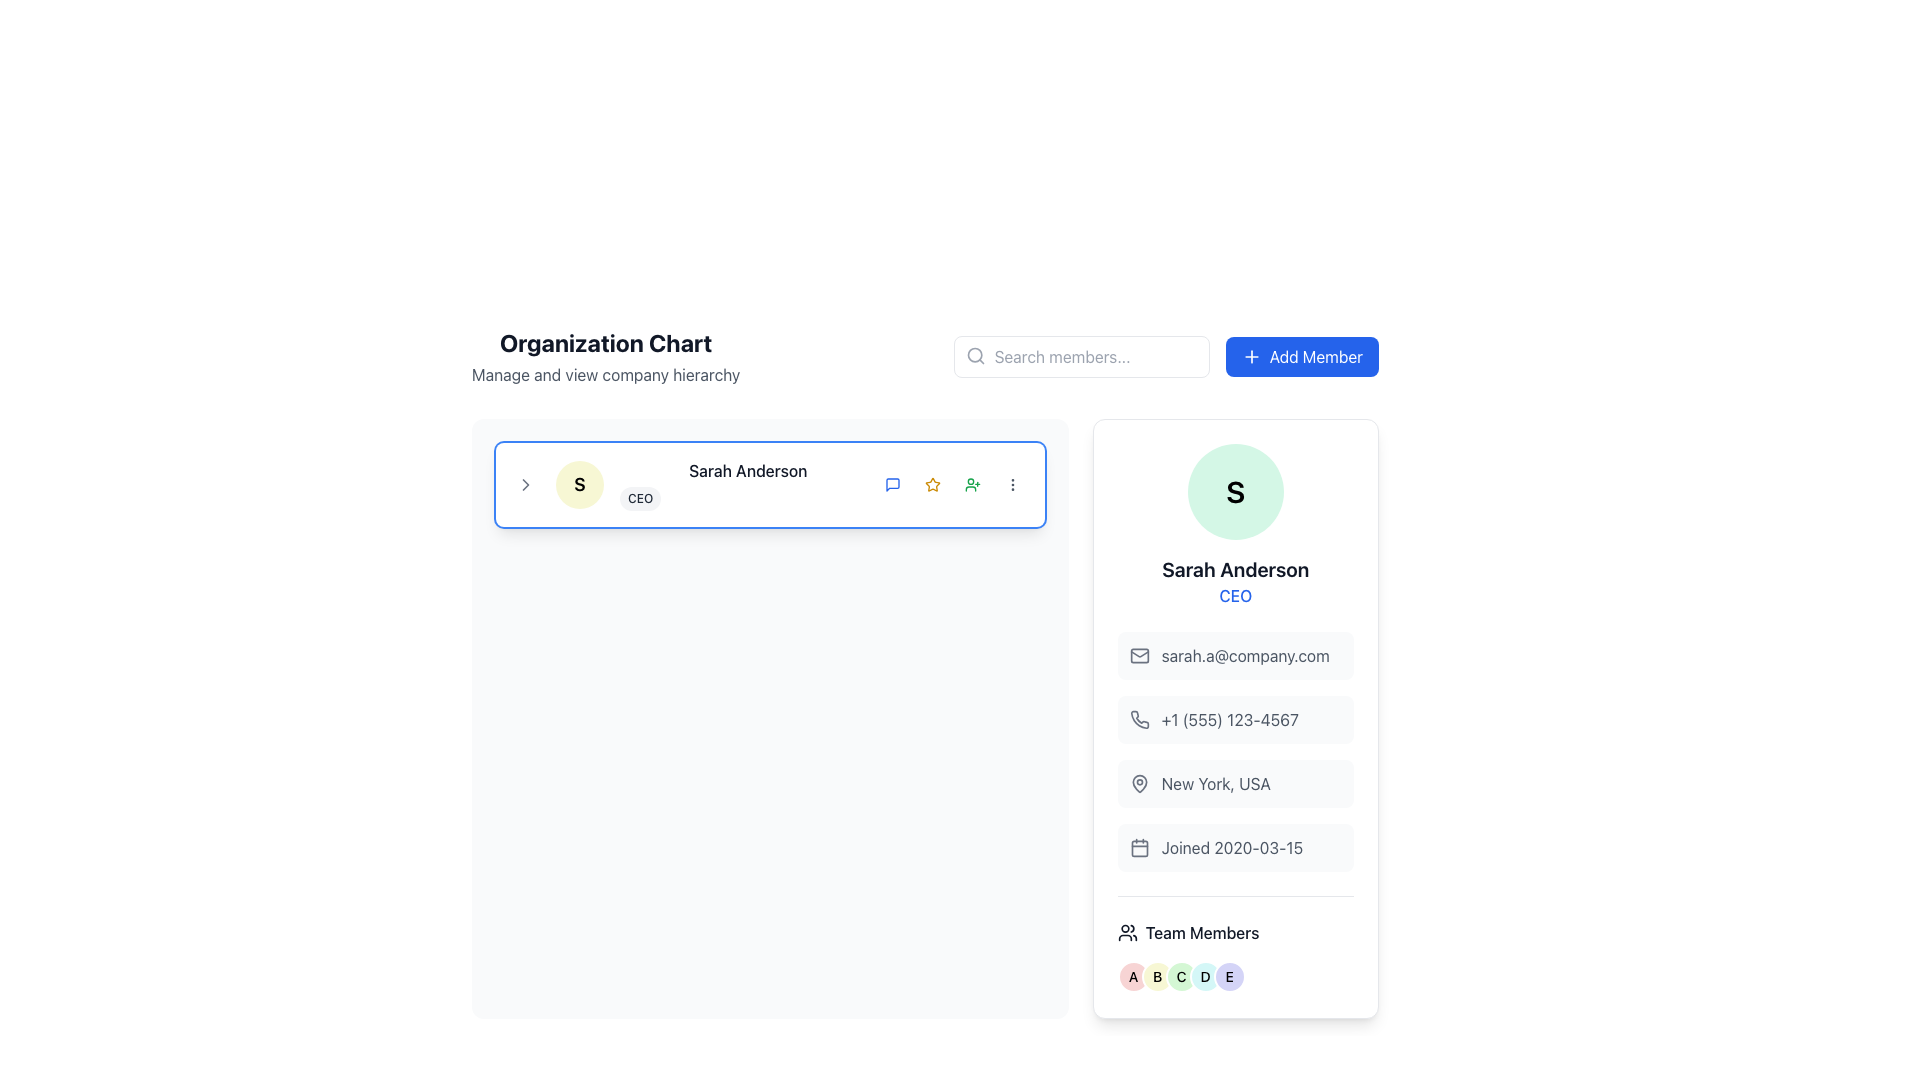 This screenshot has height=1080, width=1920. Describe the element at coordinates (605, 356) in the screenshot. I see `the 'Organization Chart' text block header, which features a bold title and a subtitle, located in the top-central area of the interface` at that location.